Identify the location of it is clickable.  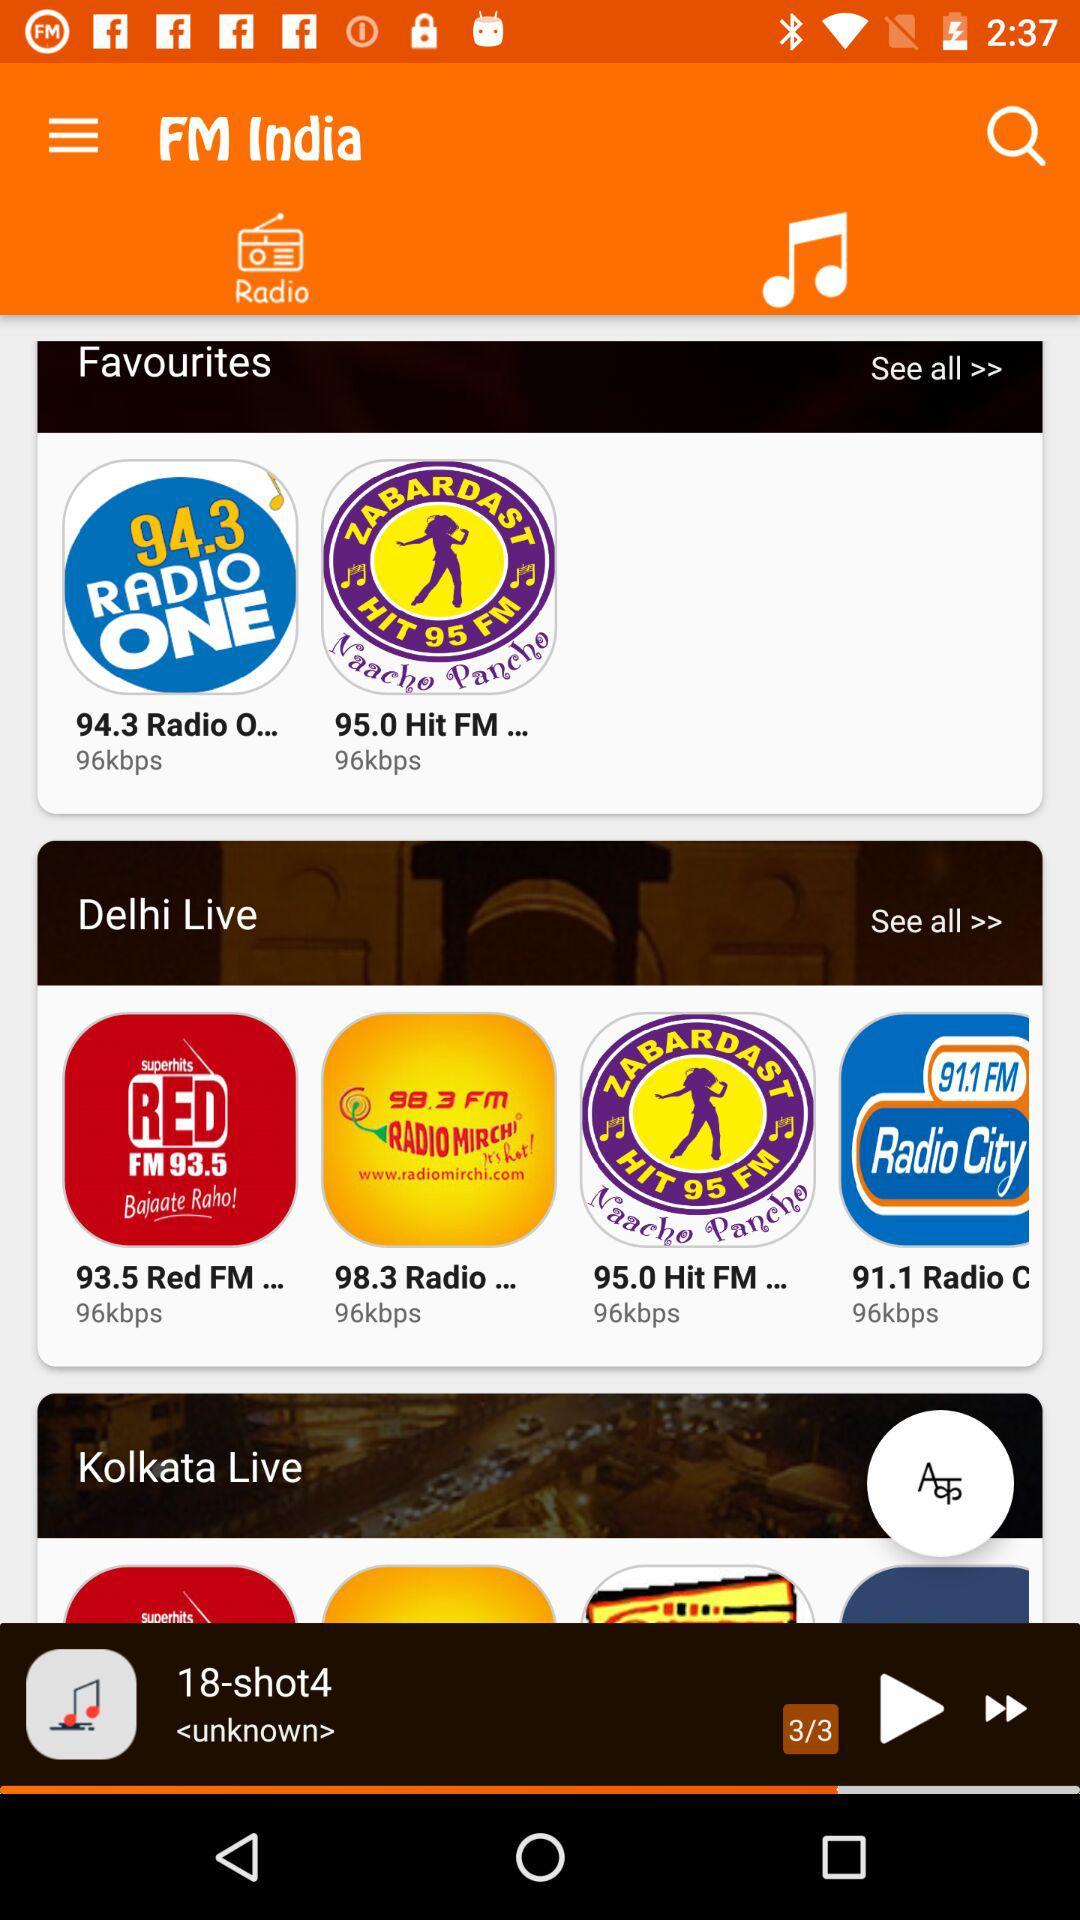
(540, 912).